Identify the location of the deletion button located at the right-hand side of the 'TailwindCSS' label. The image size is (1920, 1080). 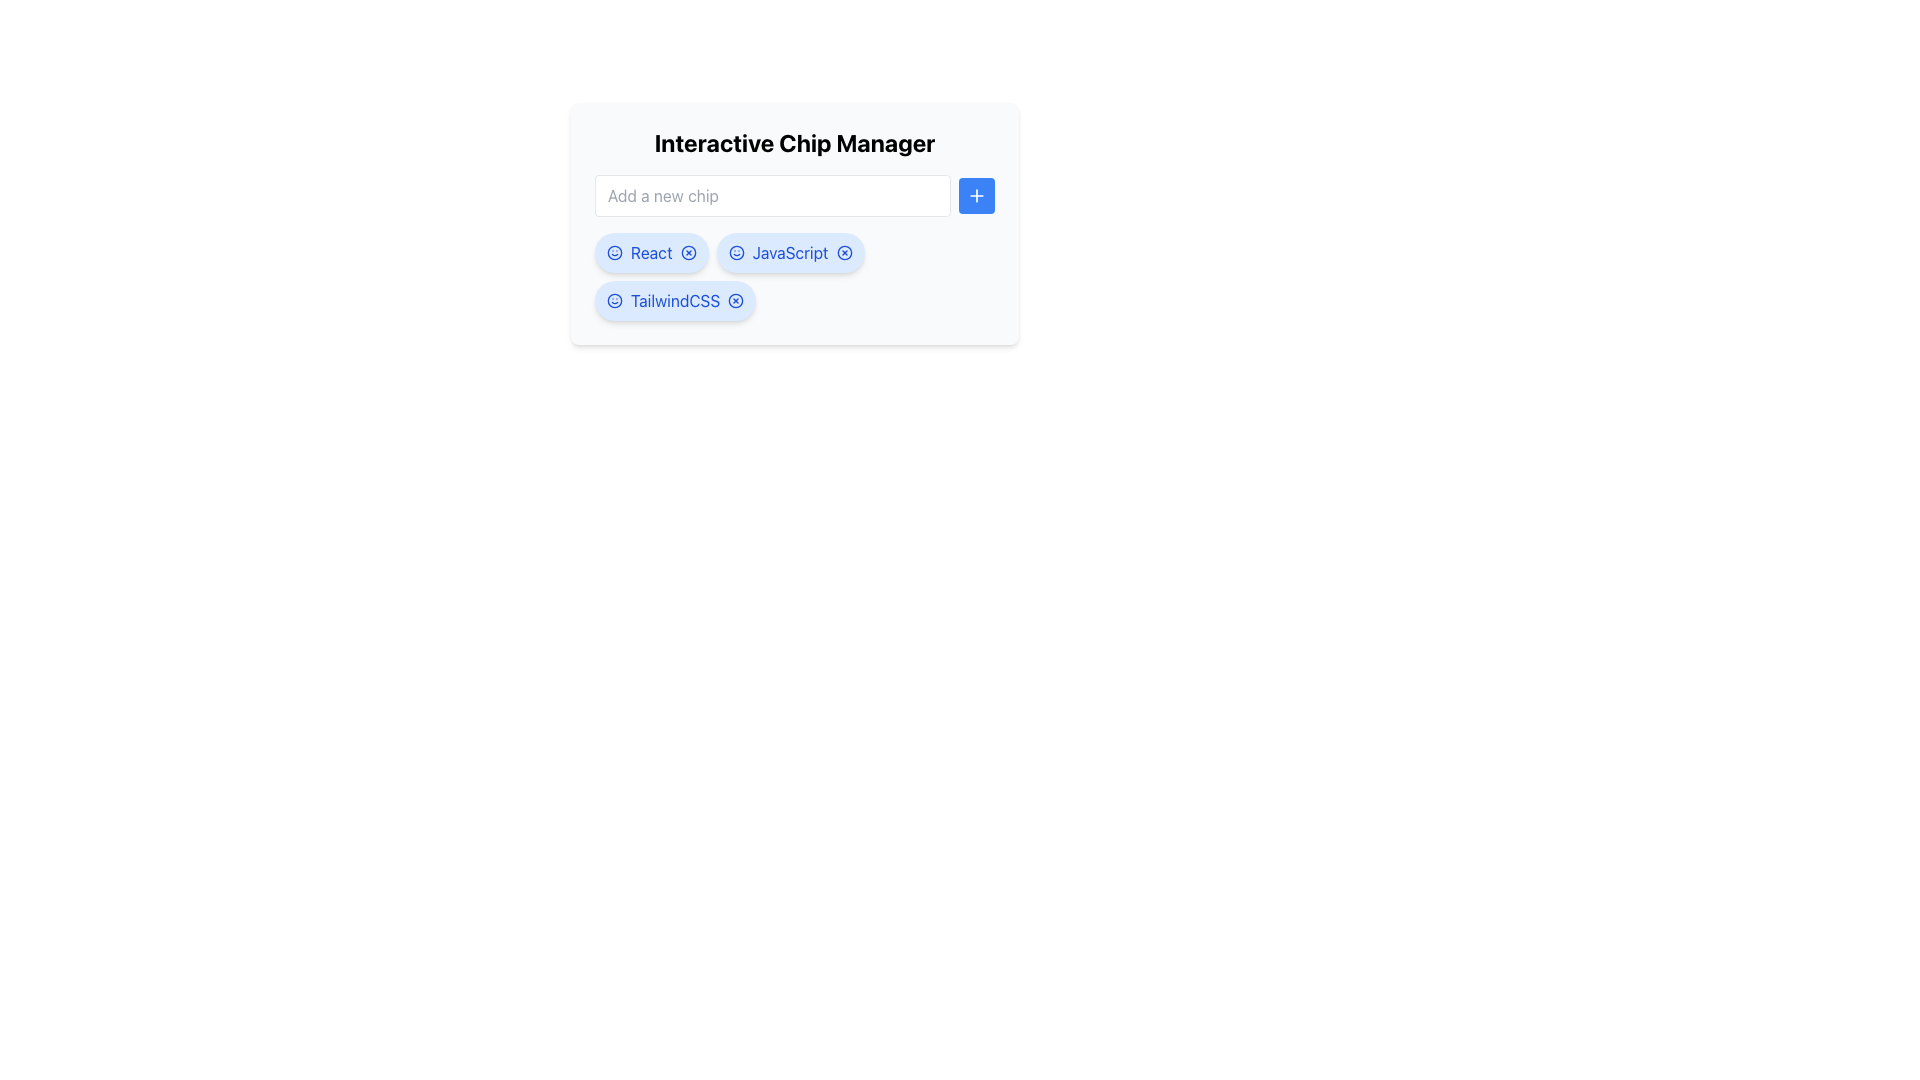
(735, 300).